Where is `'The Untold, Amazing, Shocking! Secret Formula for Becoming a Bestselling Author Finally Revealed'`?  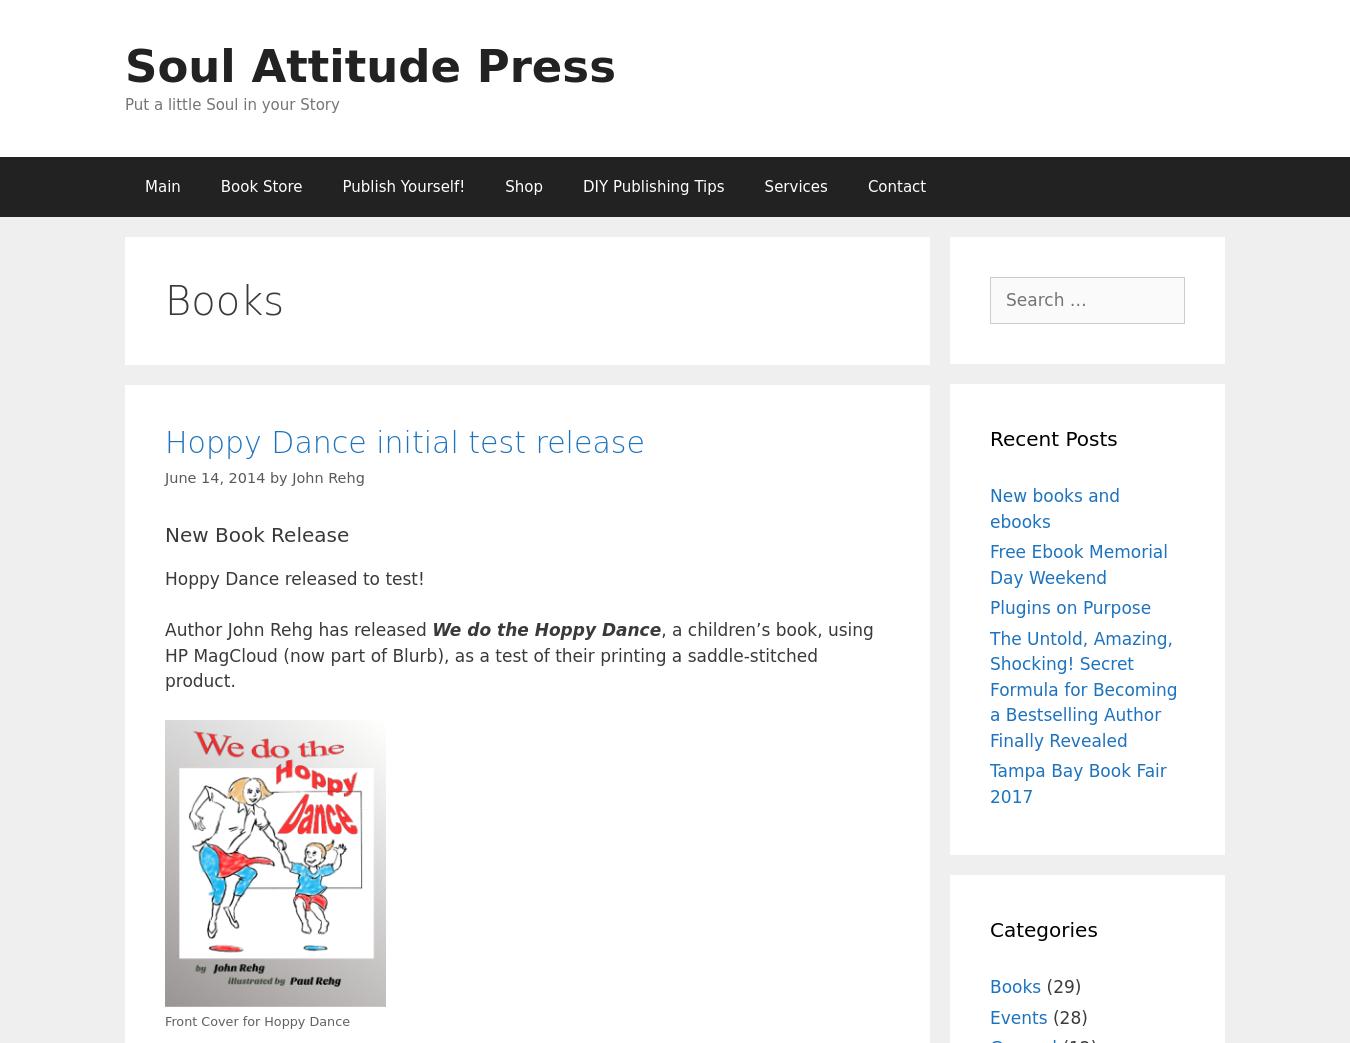 'The Untold, Amazing, Shocking! Secret Formula for Becoming a Bestselling Author Finally Revealed' is located at coordinates (1083, 689).